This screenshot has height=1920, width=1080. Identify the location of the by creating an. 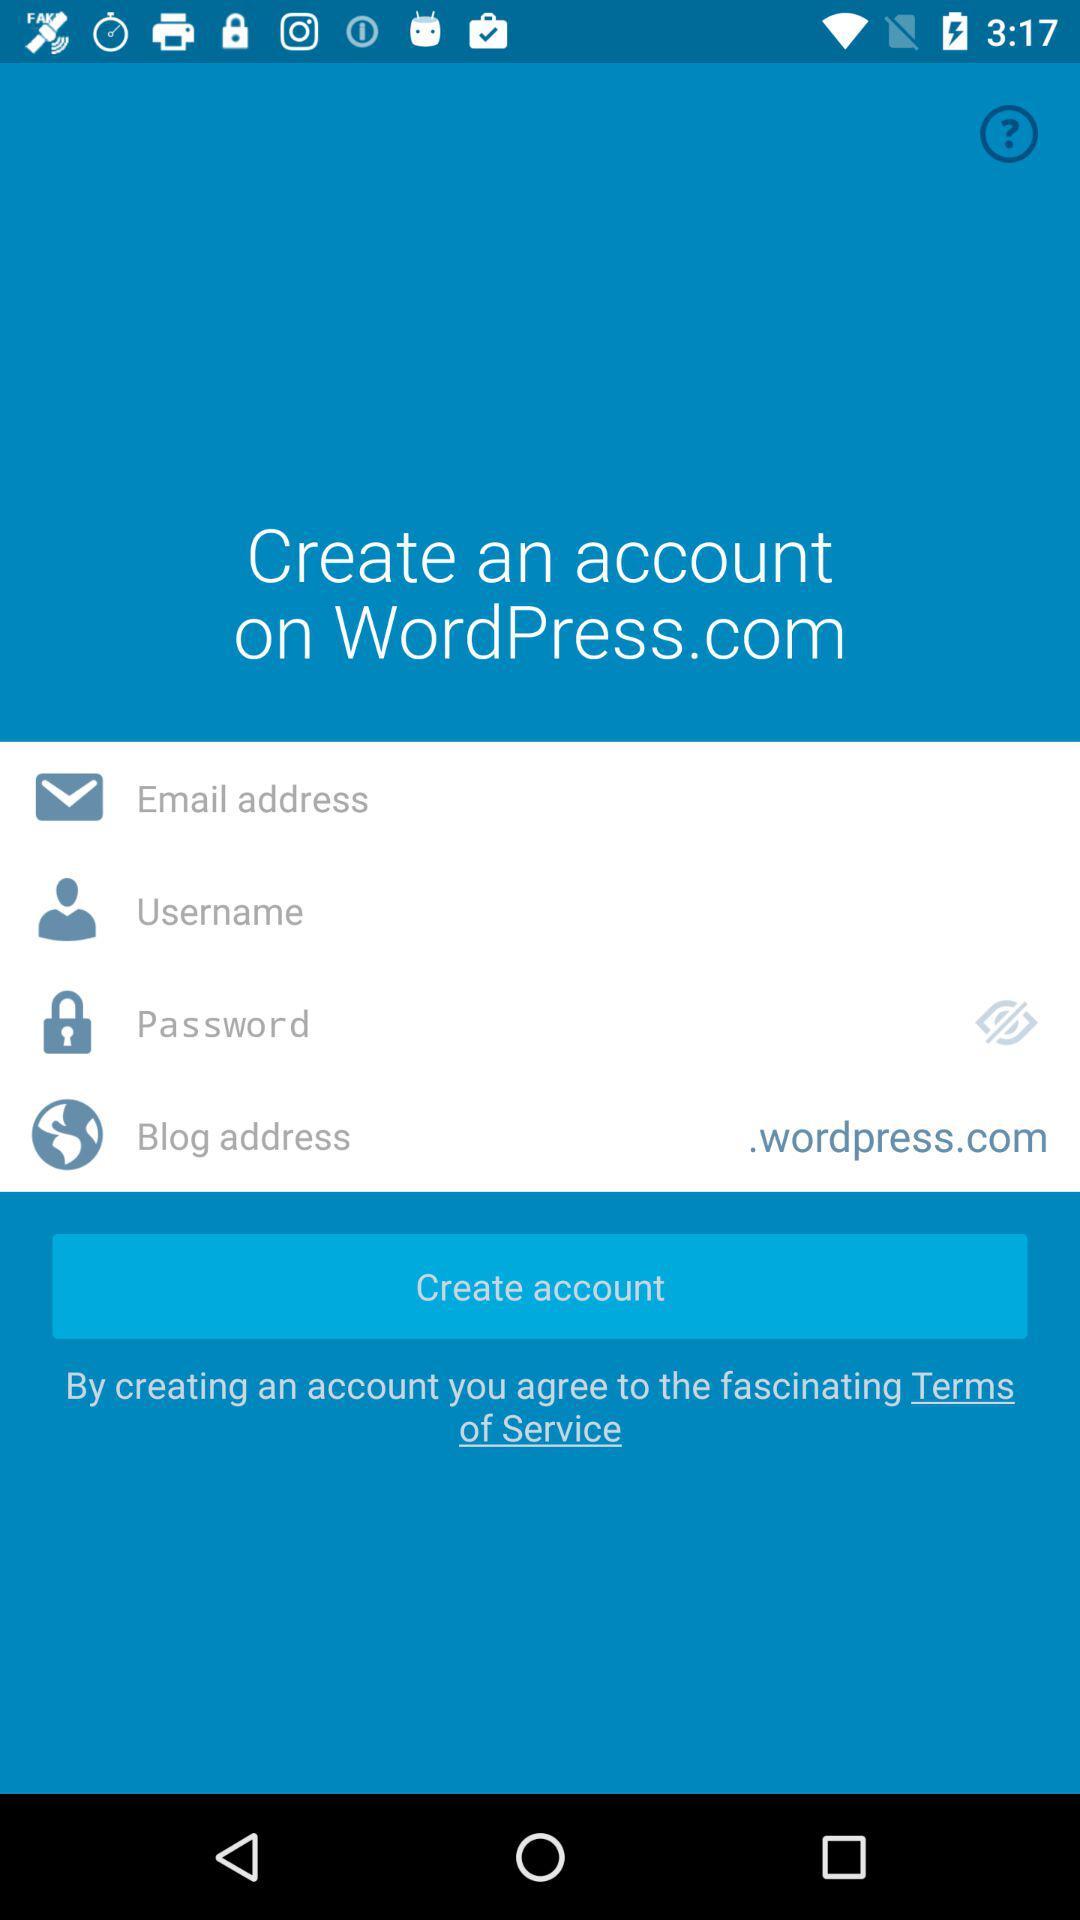
(540, 1404).